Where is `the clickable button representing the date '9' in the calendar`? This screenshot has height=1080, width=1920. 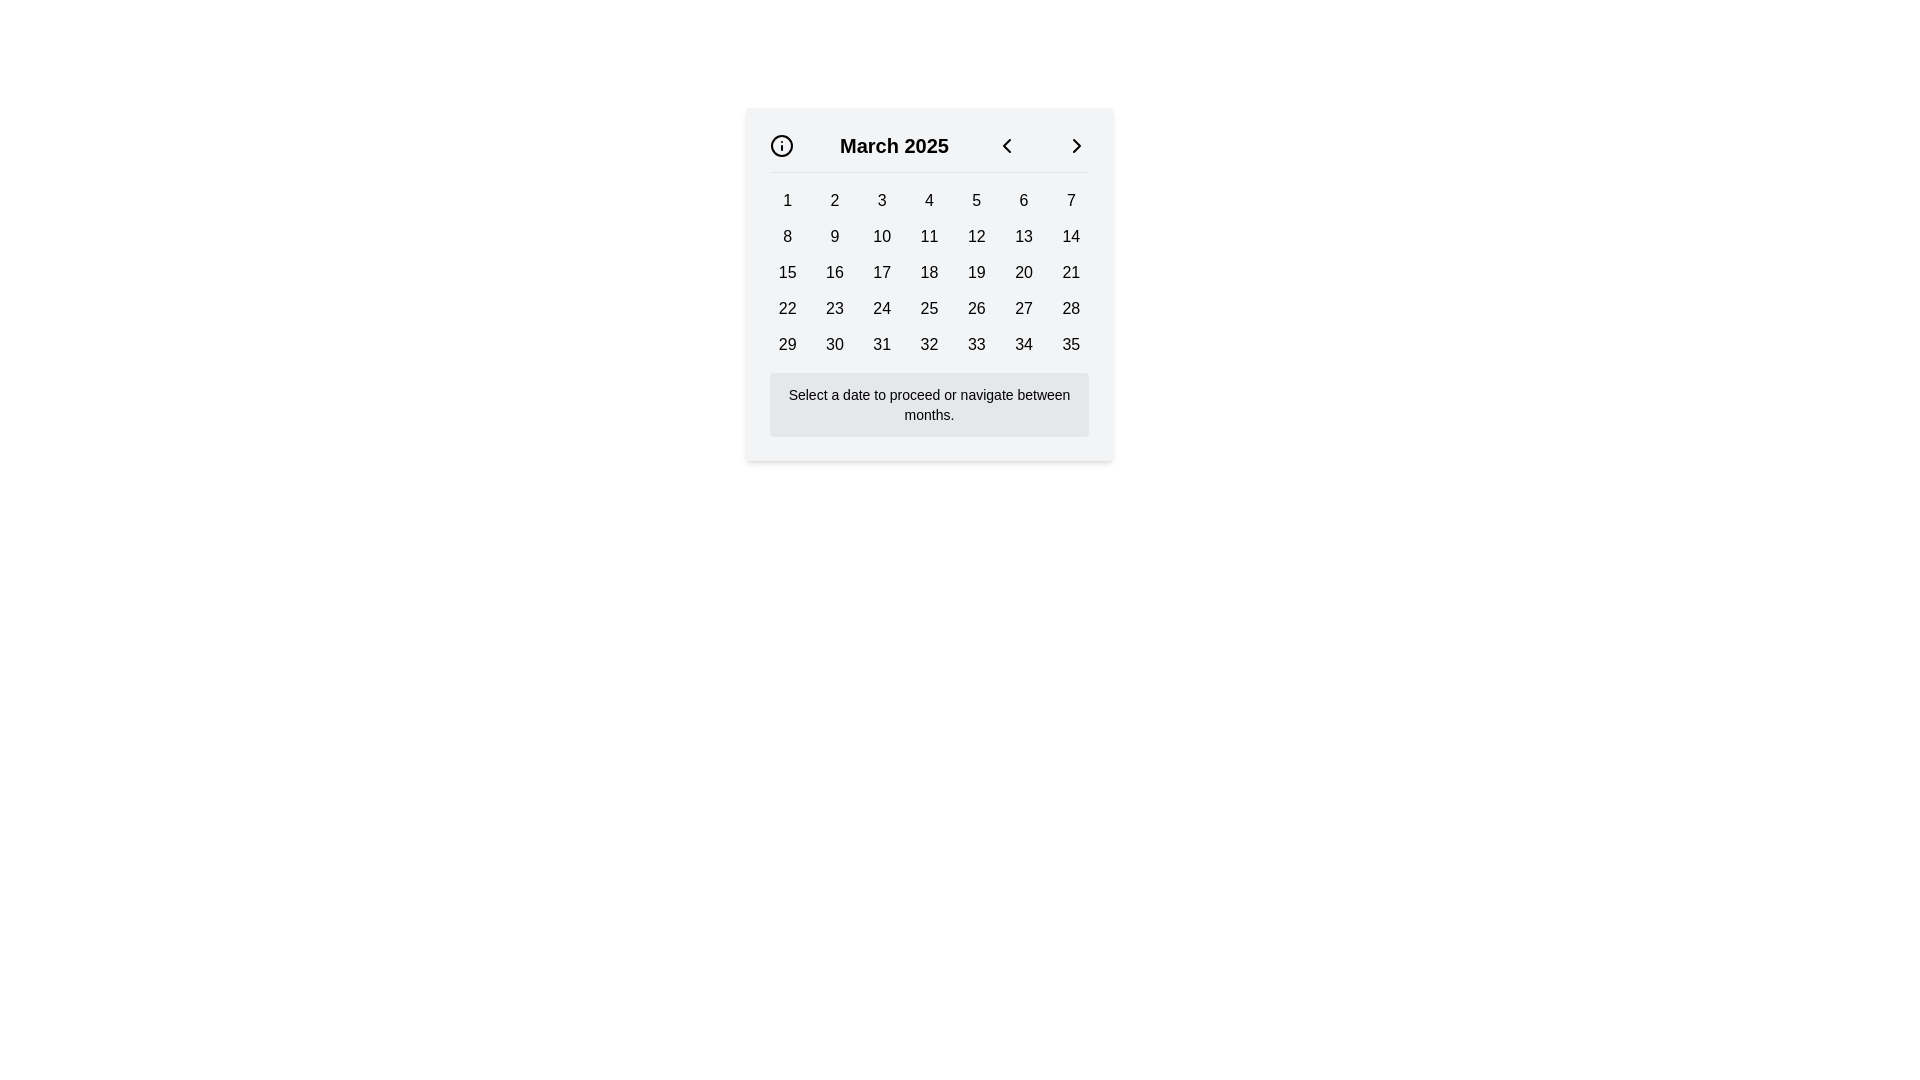 the clickable button representing the date '9' in the calendar is located at coordinates (835, 235).